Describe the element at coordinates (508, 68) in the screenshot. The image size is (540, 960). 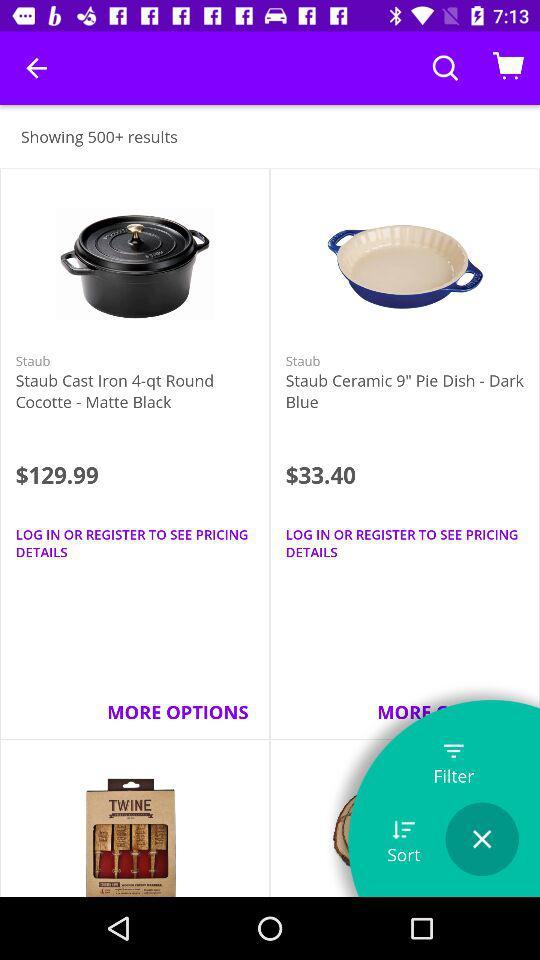
I see `the cart icon on the top right corner` at that location.